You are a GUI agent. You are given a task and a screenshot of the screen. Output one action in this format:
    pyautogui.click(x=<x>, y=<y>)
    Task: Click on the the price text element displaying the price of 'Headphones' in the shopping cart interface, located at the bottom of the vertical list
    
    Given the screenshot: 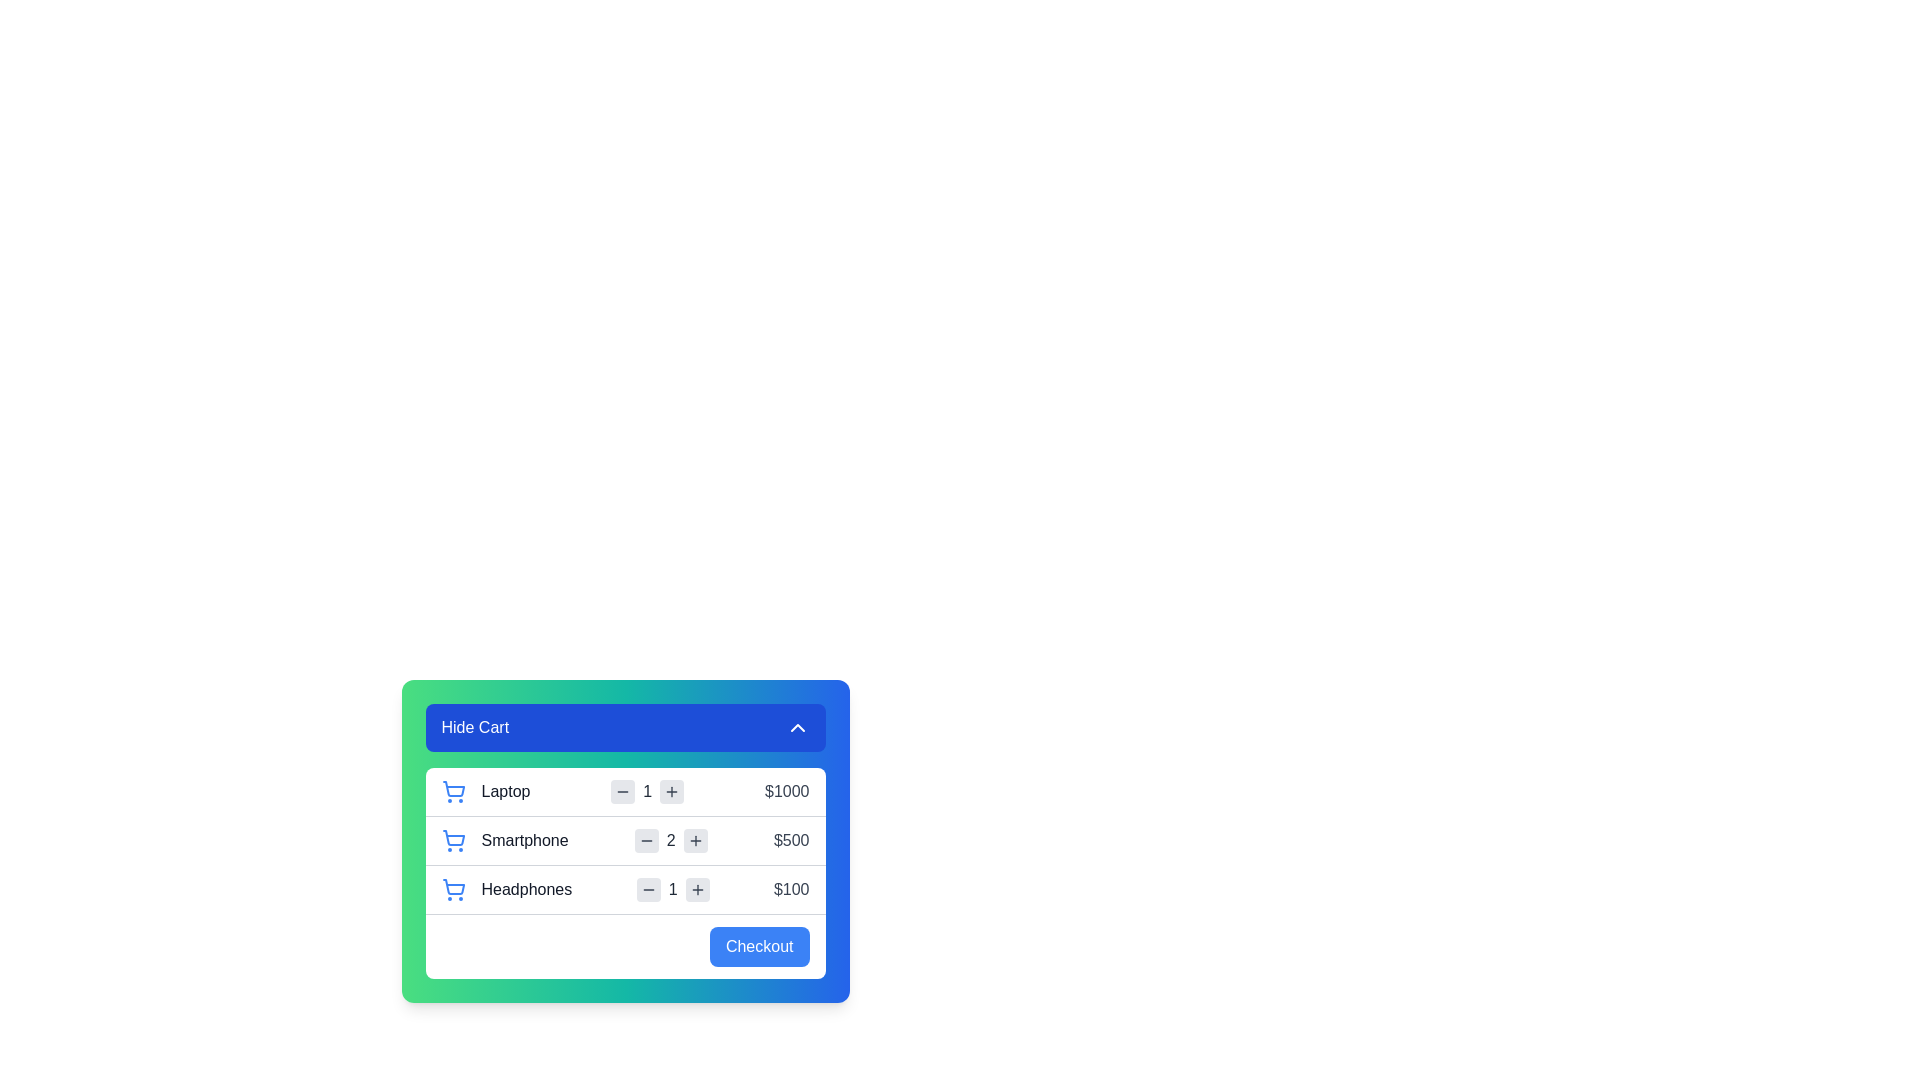 What is the action you would take?
    pyautogui.click(x=790, y=889)
    